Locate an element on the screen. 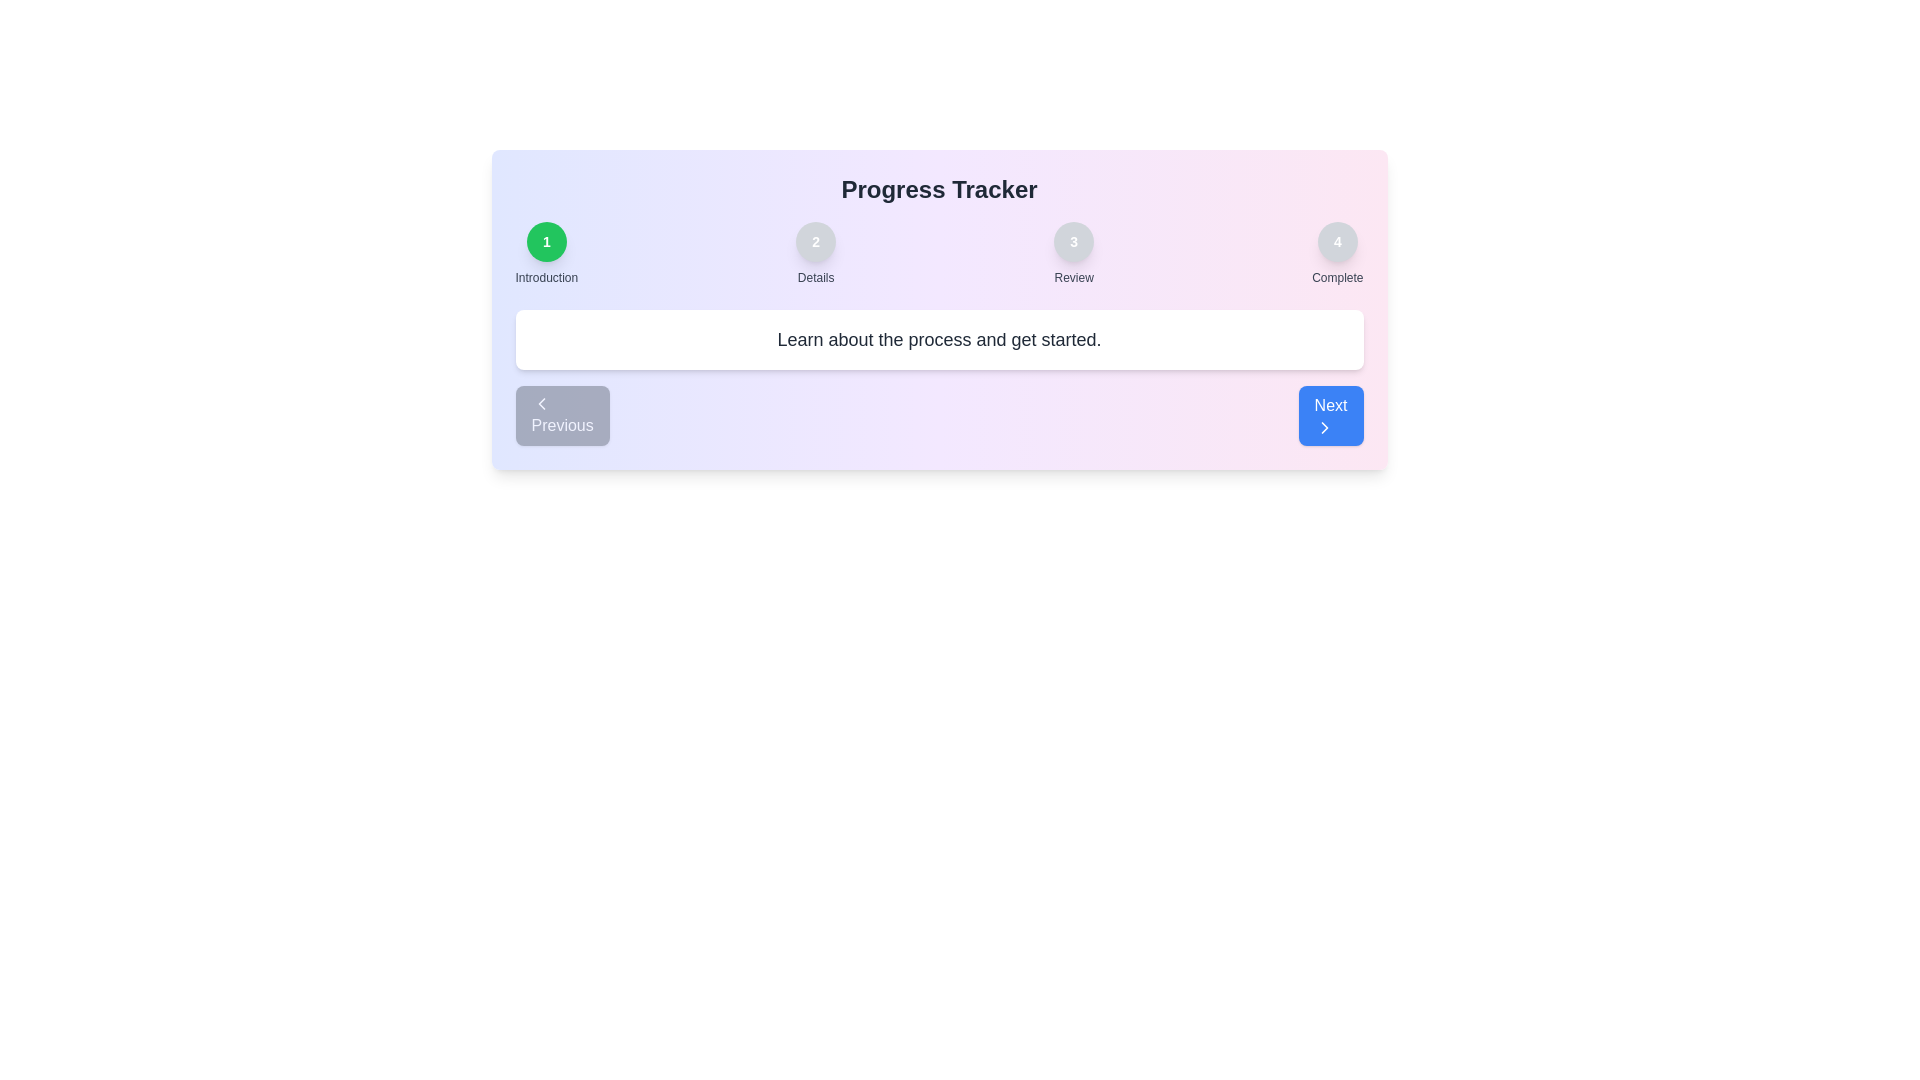  the step detail text area to read and interact with the displayed information is located at coordinates (938, 338).